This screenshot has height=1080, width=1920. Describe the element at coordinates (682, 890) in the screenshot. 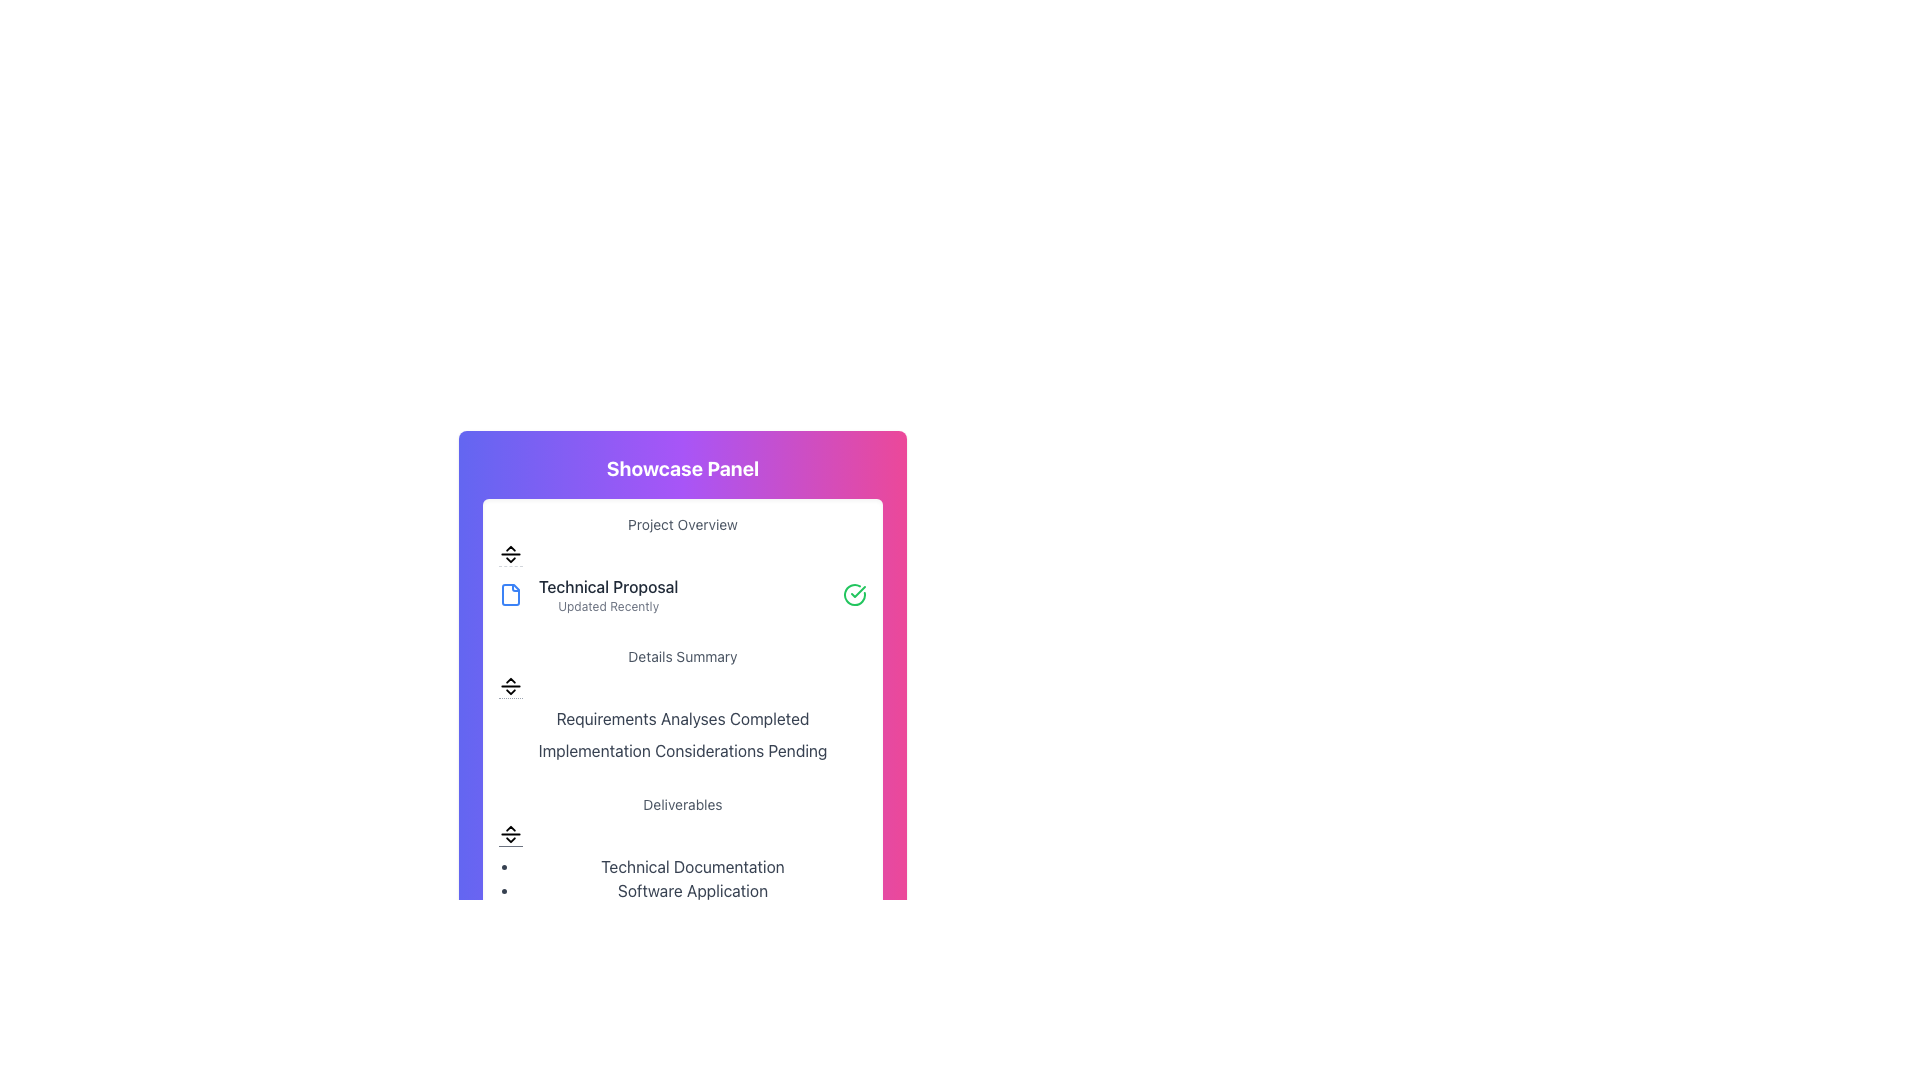

I see `the bulleted list element containing 'Technical Documentation', 'Software Application', and 'User Training Material' located below the 'Deliverables' section` at that location.